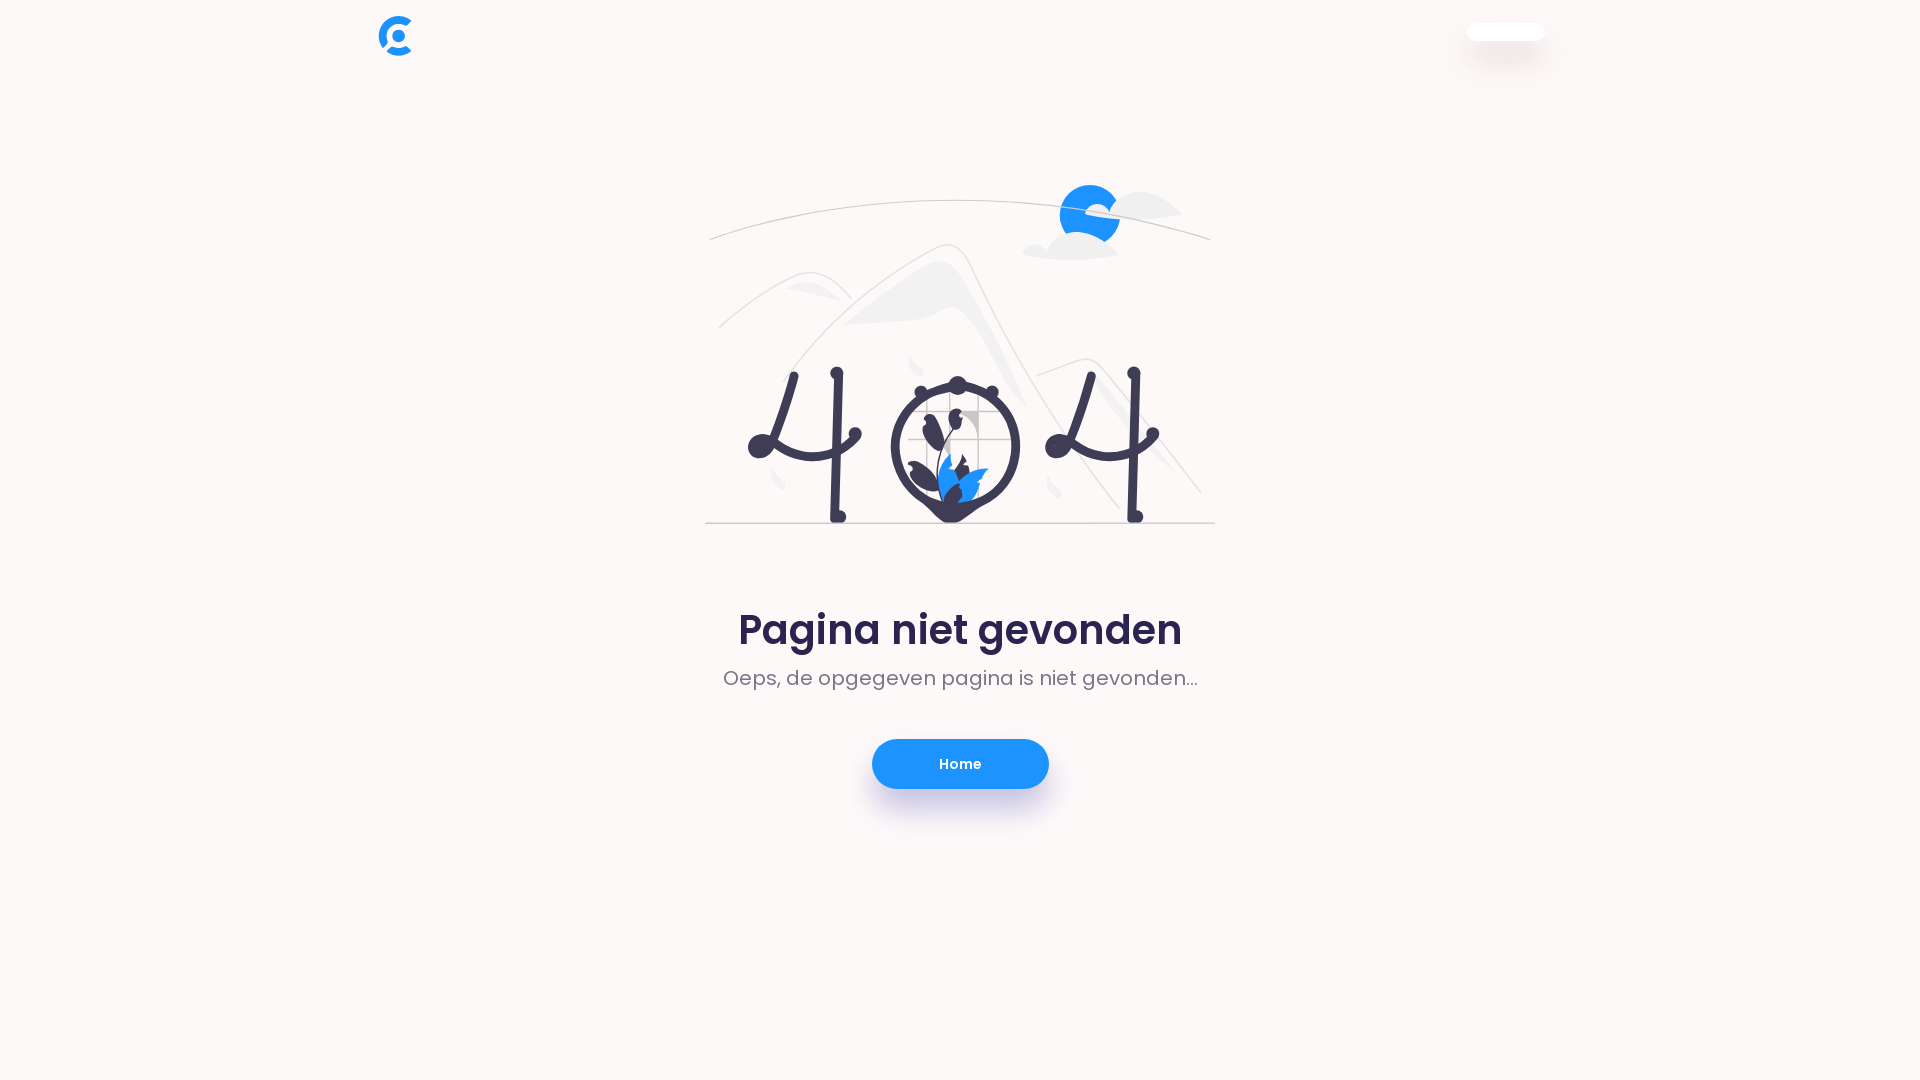  Describe the element at coordinates (960, 763) in the screenshot. I see `'Home'` at that location.